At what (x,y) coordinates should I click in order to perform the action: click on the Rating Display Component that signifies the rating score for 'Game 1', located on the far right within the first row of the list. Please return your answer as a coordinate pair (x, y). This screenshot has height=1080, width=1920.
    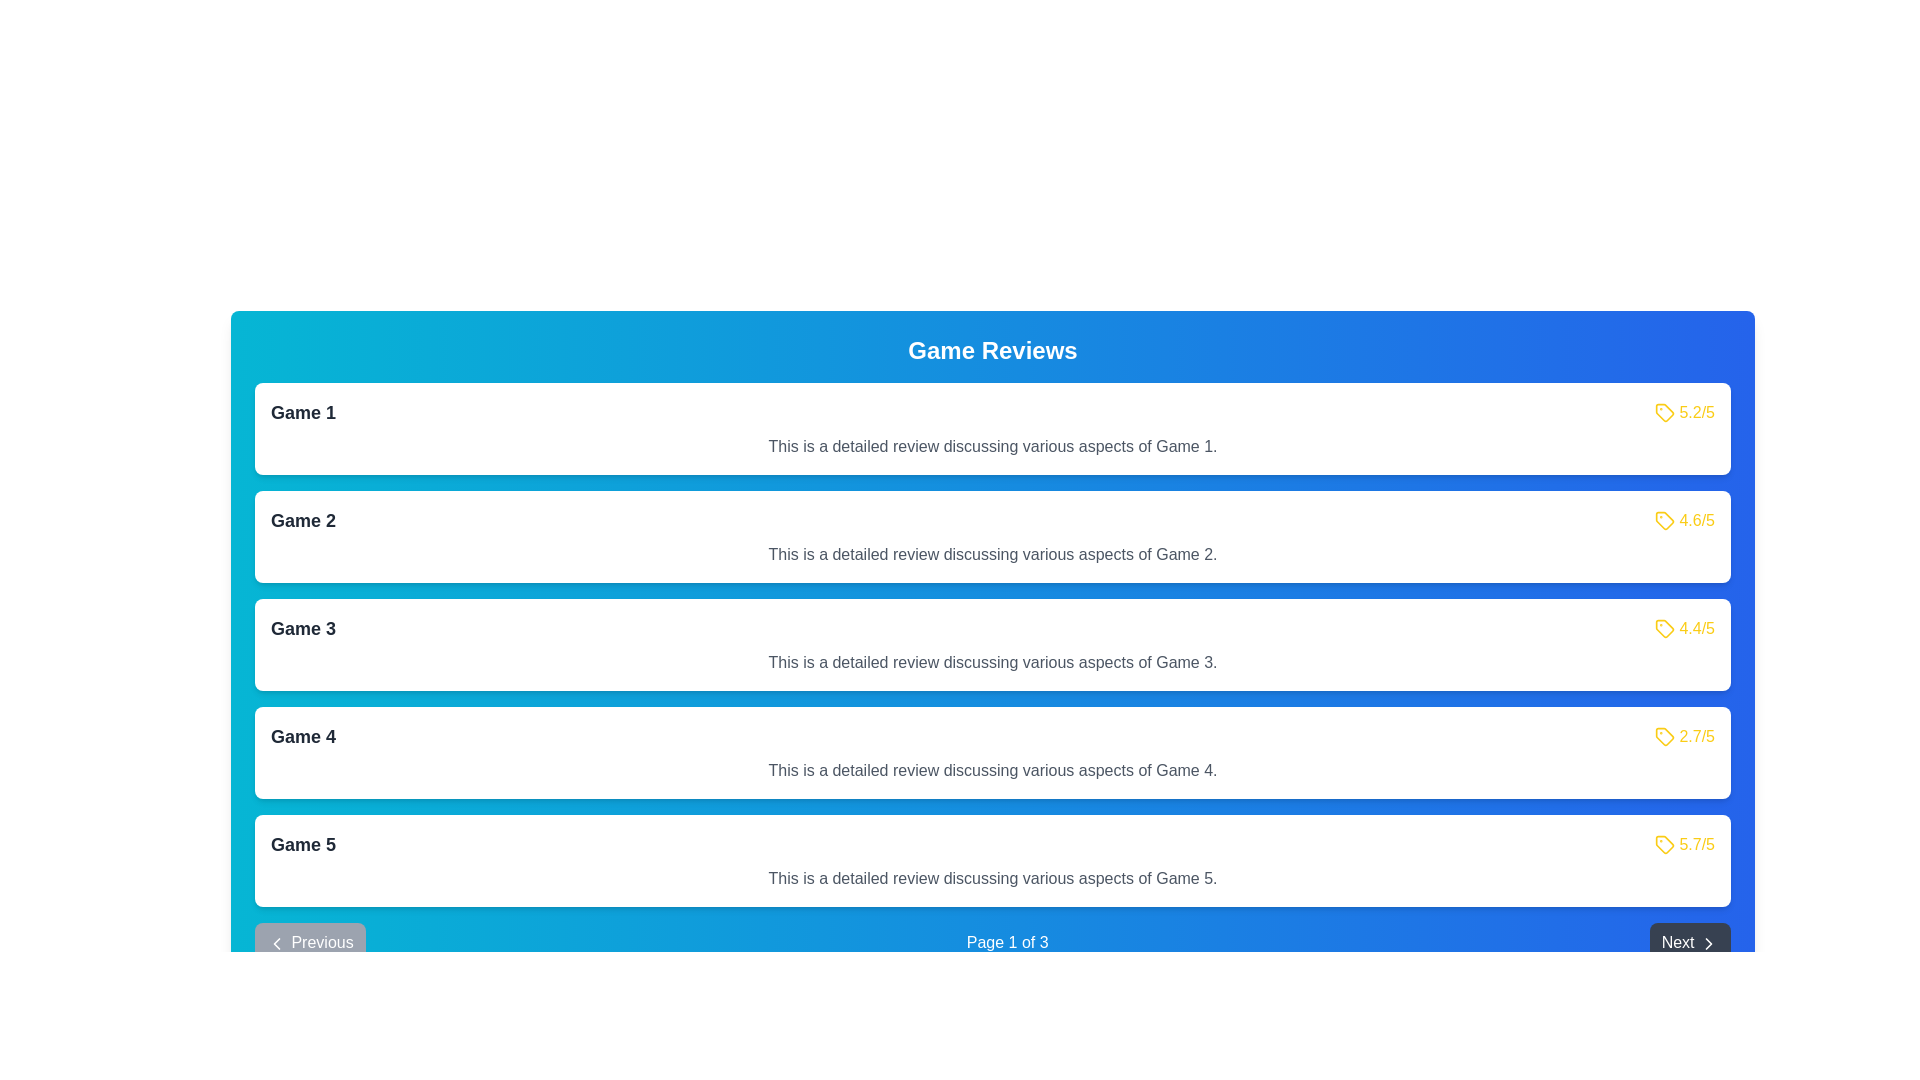
    Looking at the image, I should click on (1684, 411).